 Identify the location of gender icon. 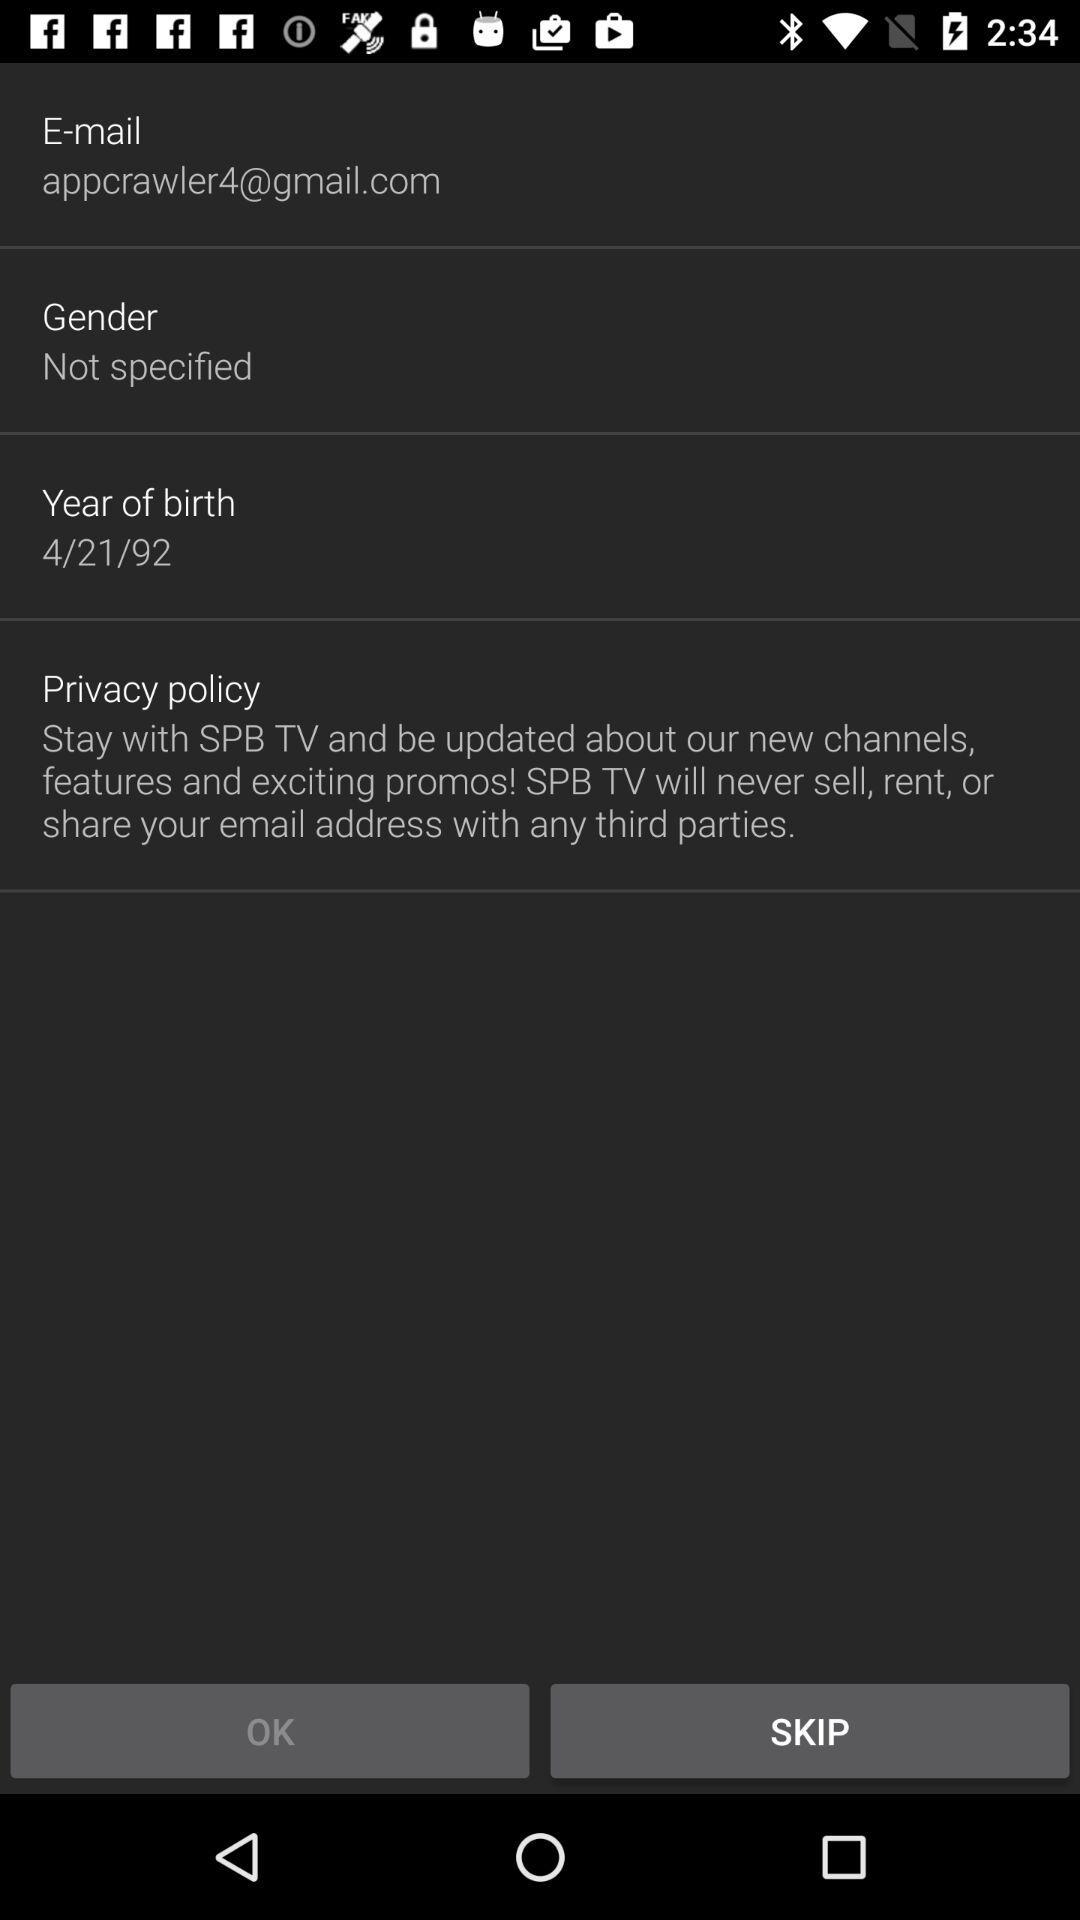
(99, 314).